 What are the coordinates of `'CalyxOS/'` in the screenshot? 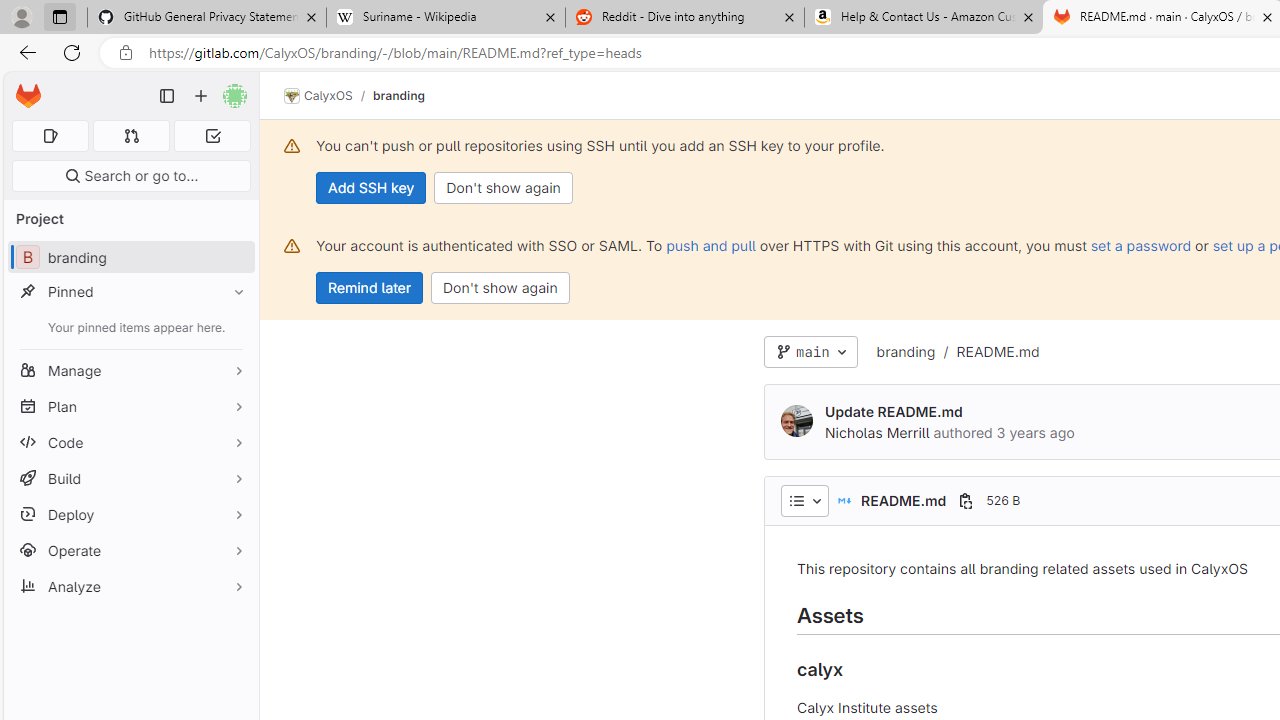 It's located at (328, 96).